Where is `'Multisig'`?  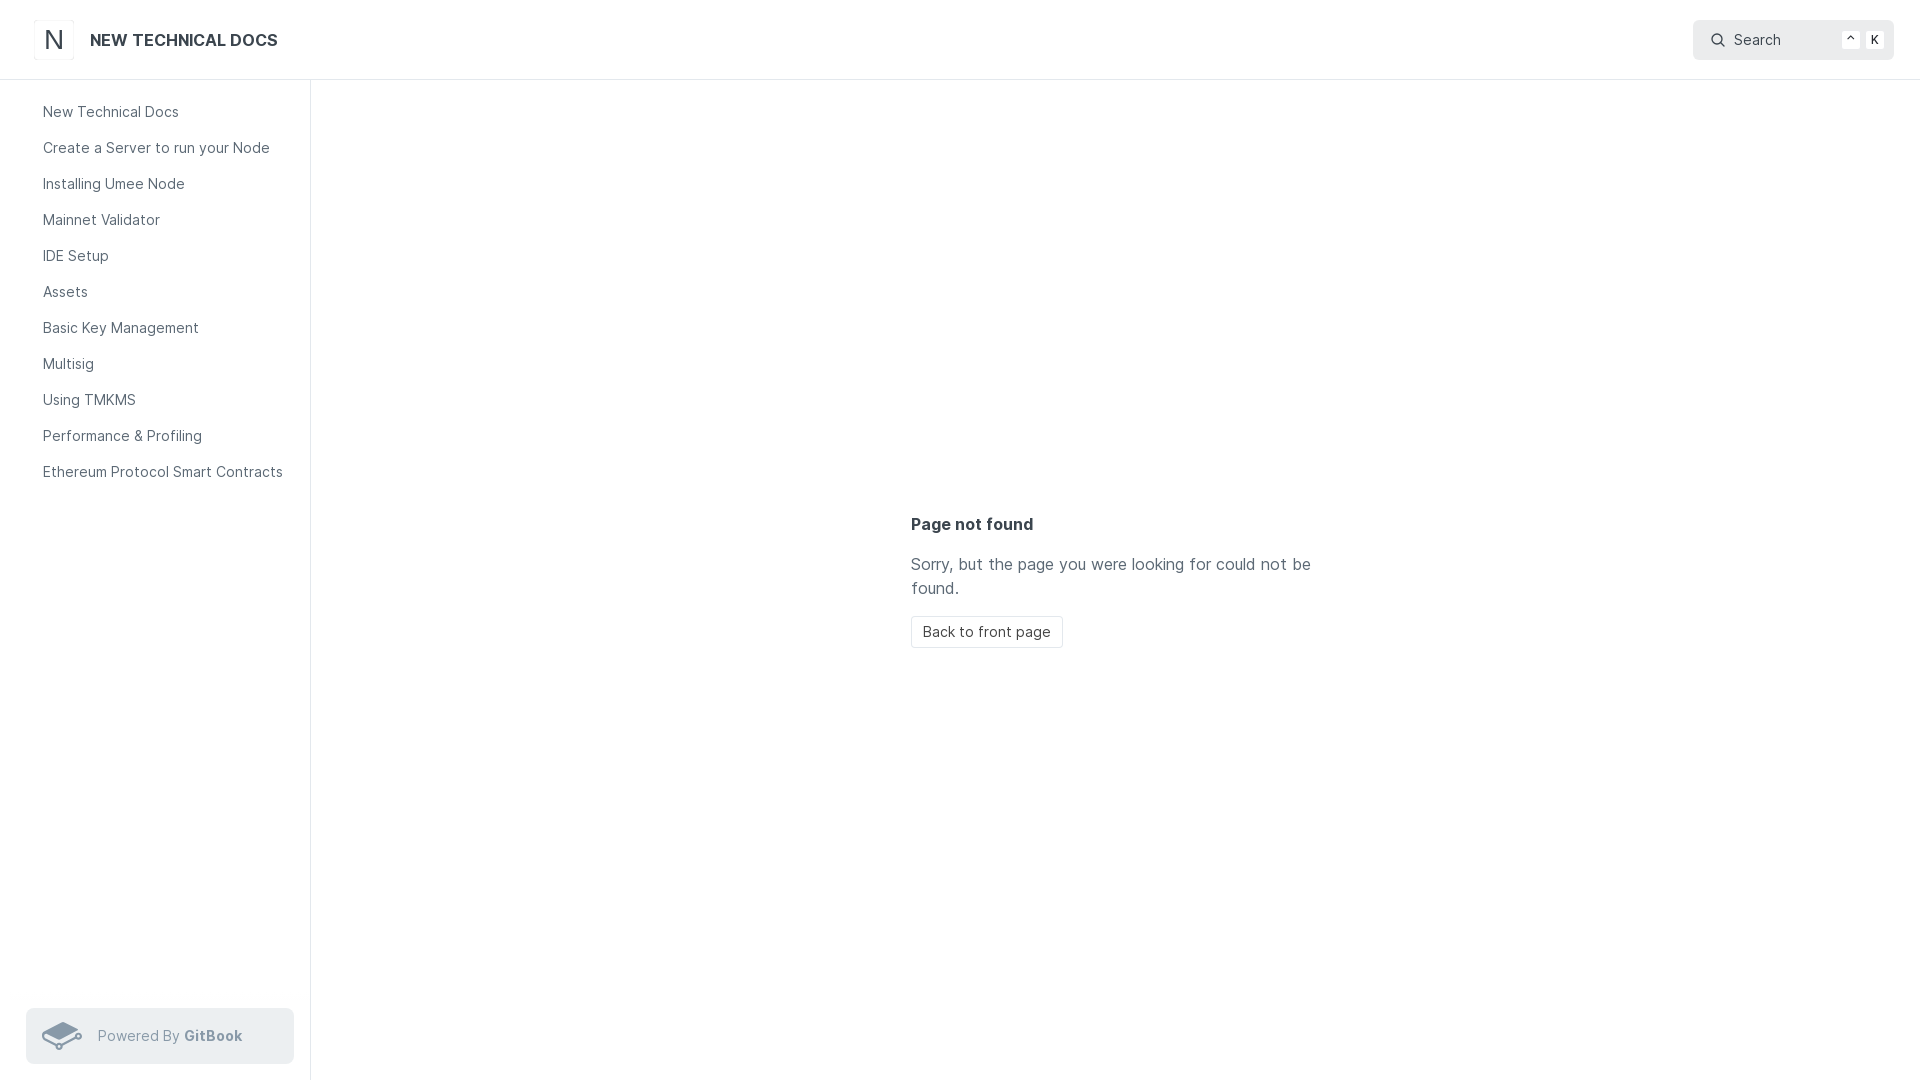
'Multisig' is located at coordinates (33, 363).